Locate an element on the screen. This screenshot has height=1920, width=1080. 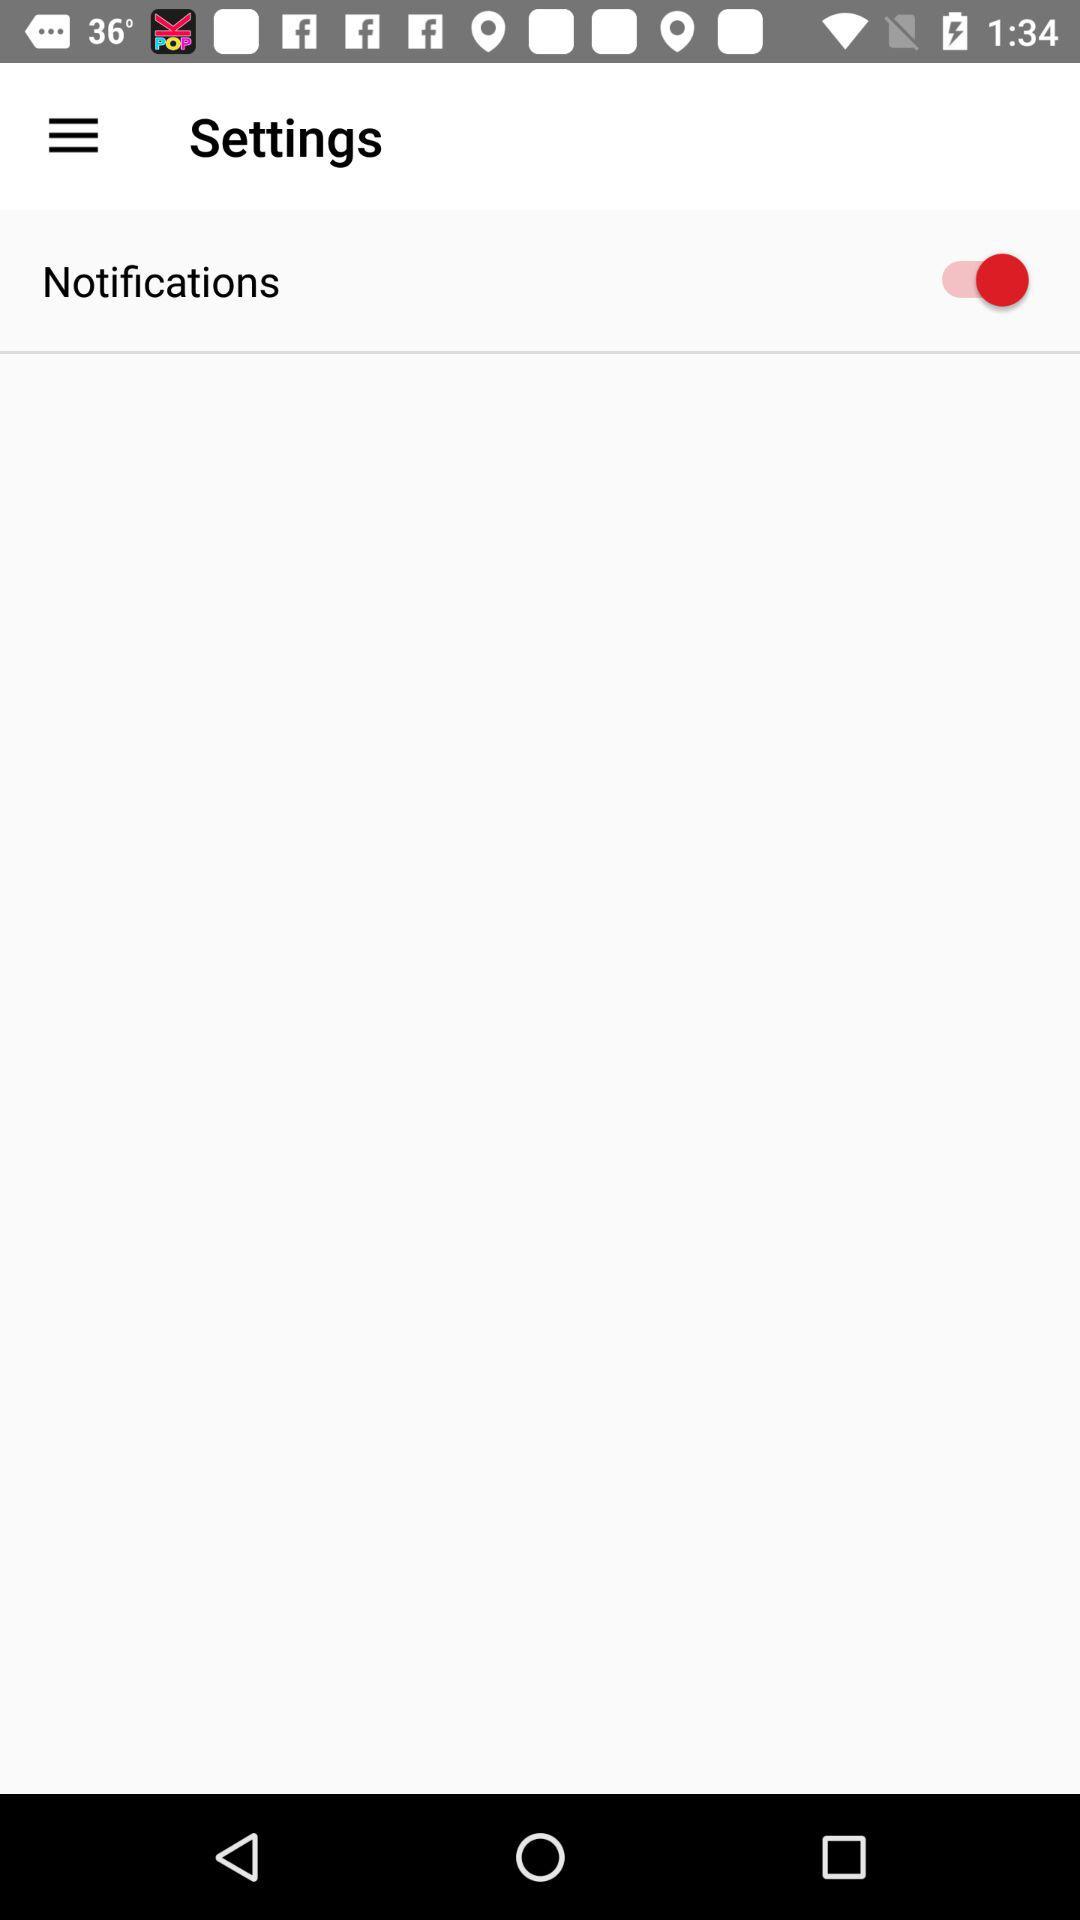
icon at the top right corner is located at coordinates (974, 279).